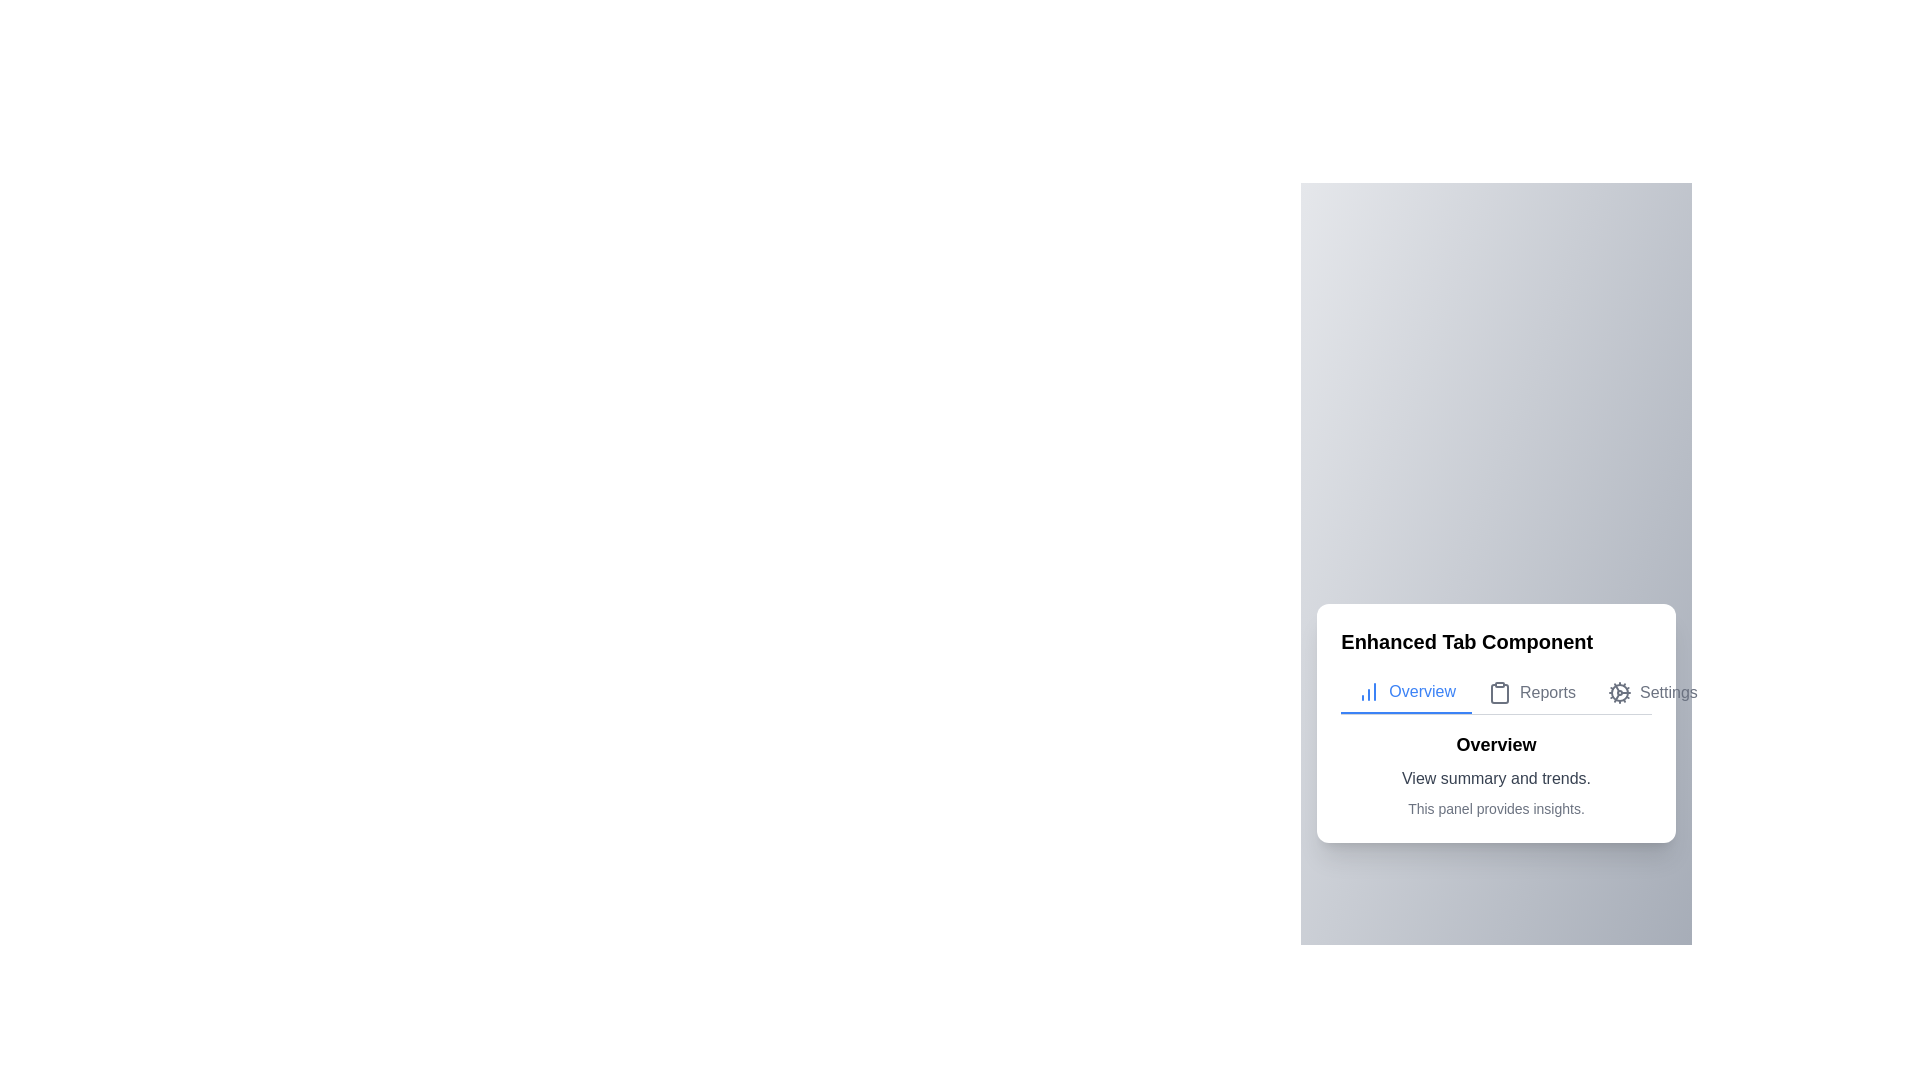 The image size is (1920, 1080). Describe the element at coordinates (1405, 691) in the screenshot. I see `the Overview tab to navigate to it` at that location.